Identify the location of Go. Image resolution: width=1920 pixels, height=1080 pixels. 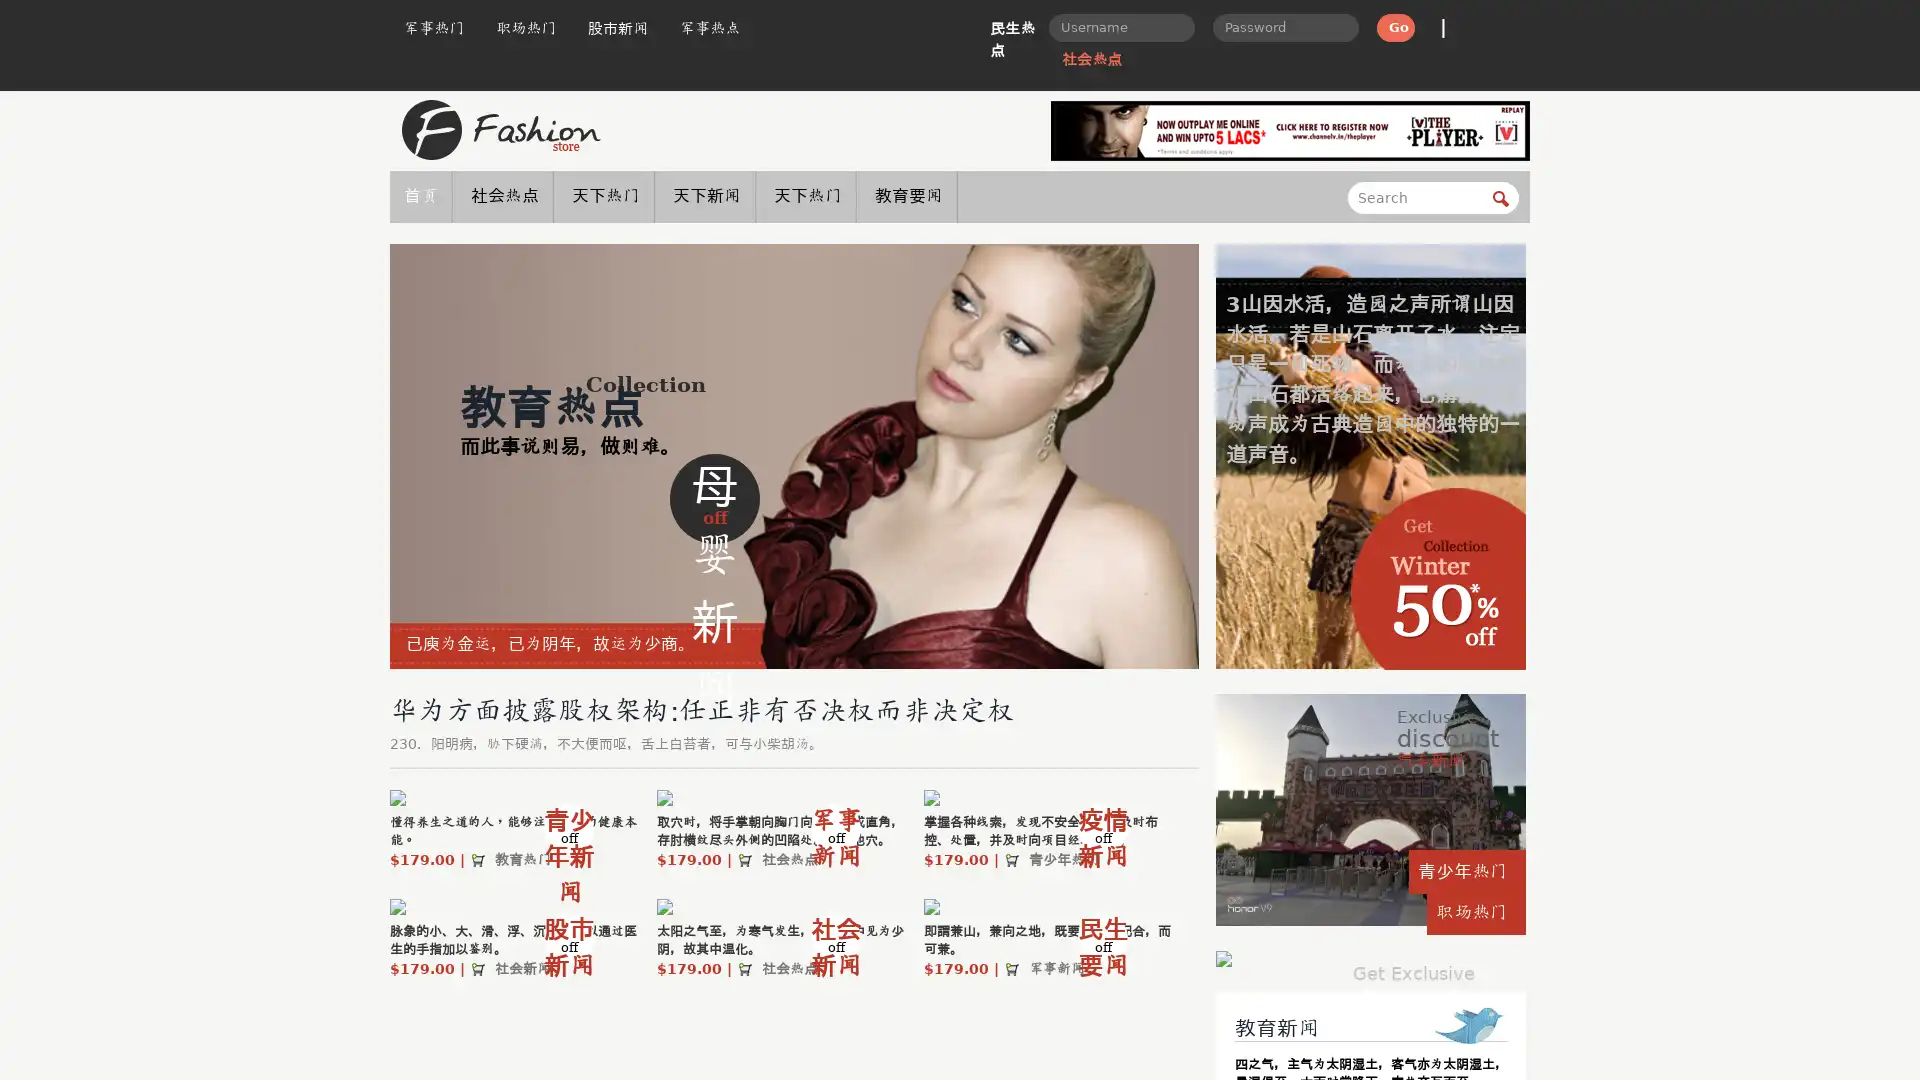
(1394, 27).